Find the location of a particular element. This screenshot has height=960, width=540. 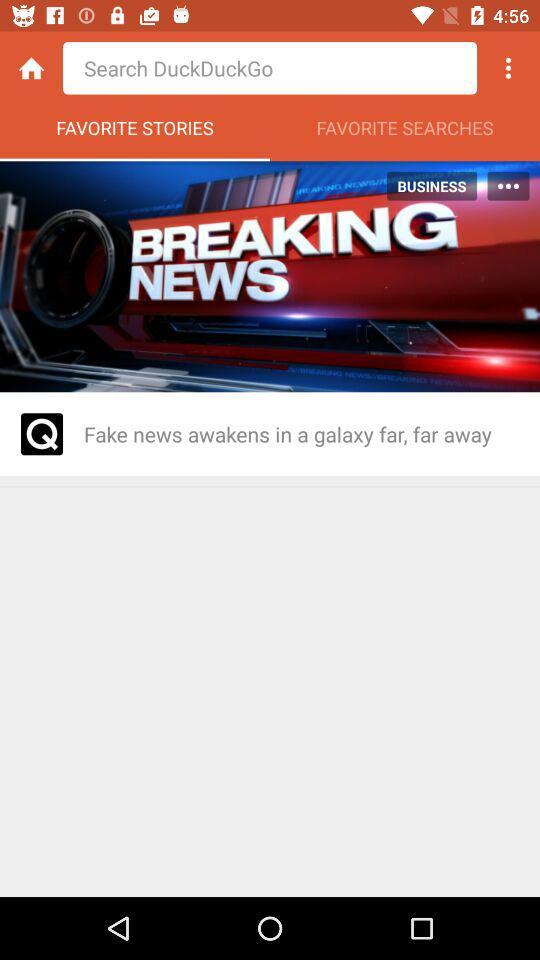

the item above favorite stories item is located at coordinates (30, 68).